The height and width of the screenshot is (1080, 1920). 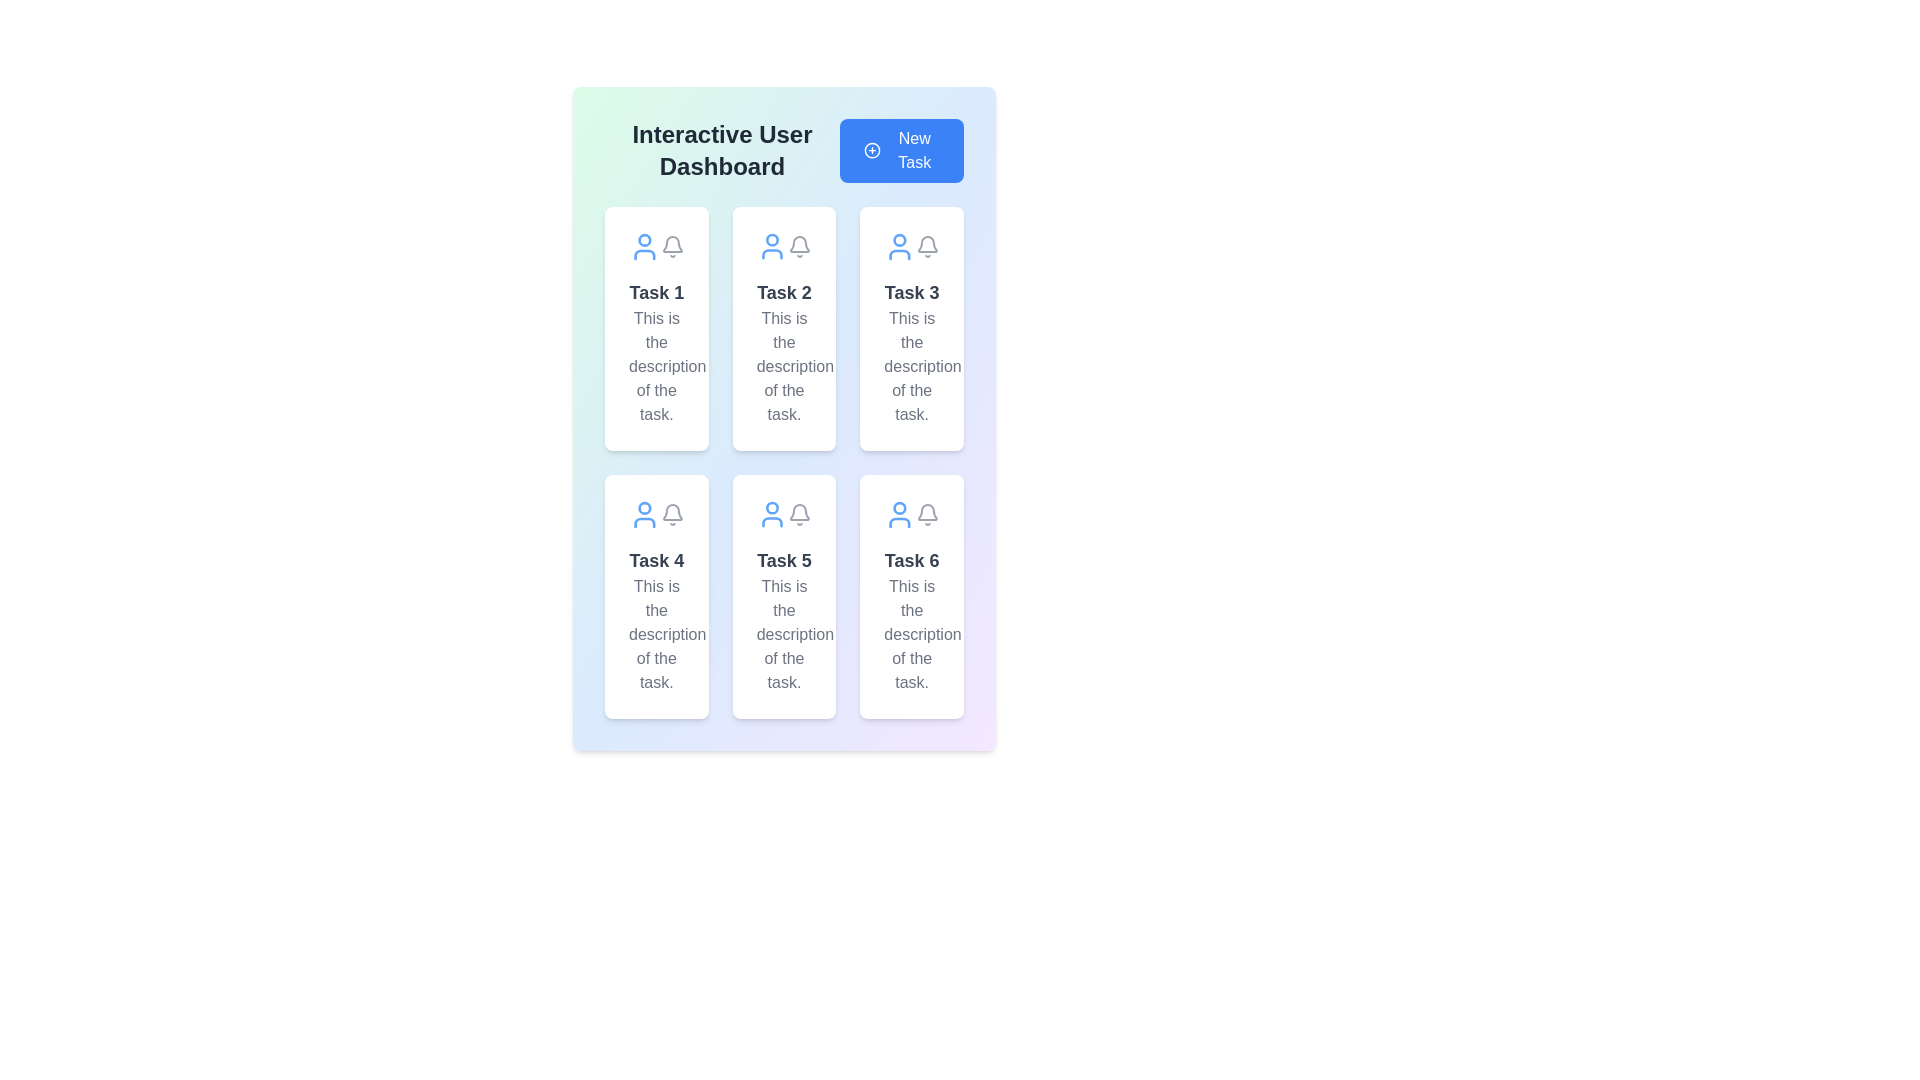 What do you see at coordinates (783, 514) in the screenshot?
I see `the icon group located at the top part of the 'Task 5' card, which is the fifth card in the second row of a two-column grid layout` at bounding box center [783, 514].